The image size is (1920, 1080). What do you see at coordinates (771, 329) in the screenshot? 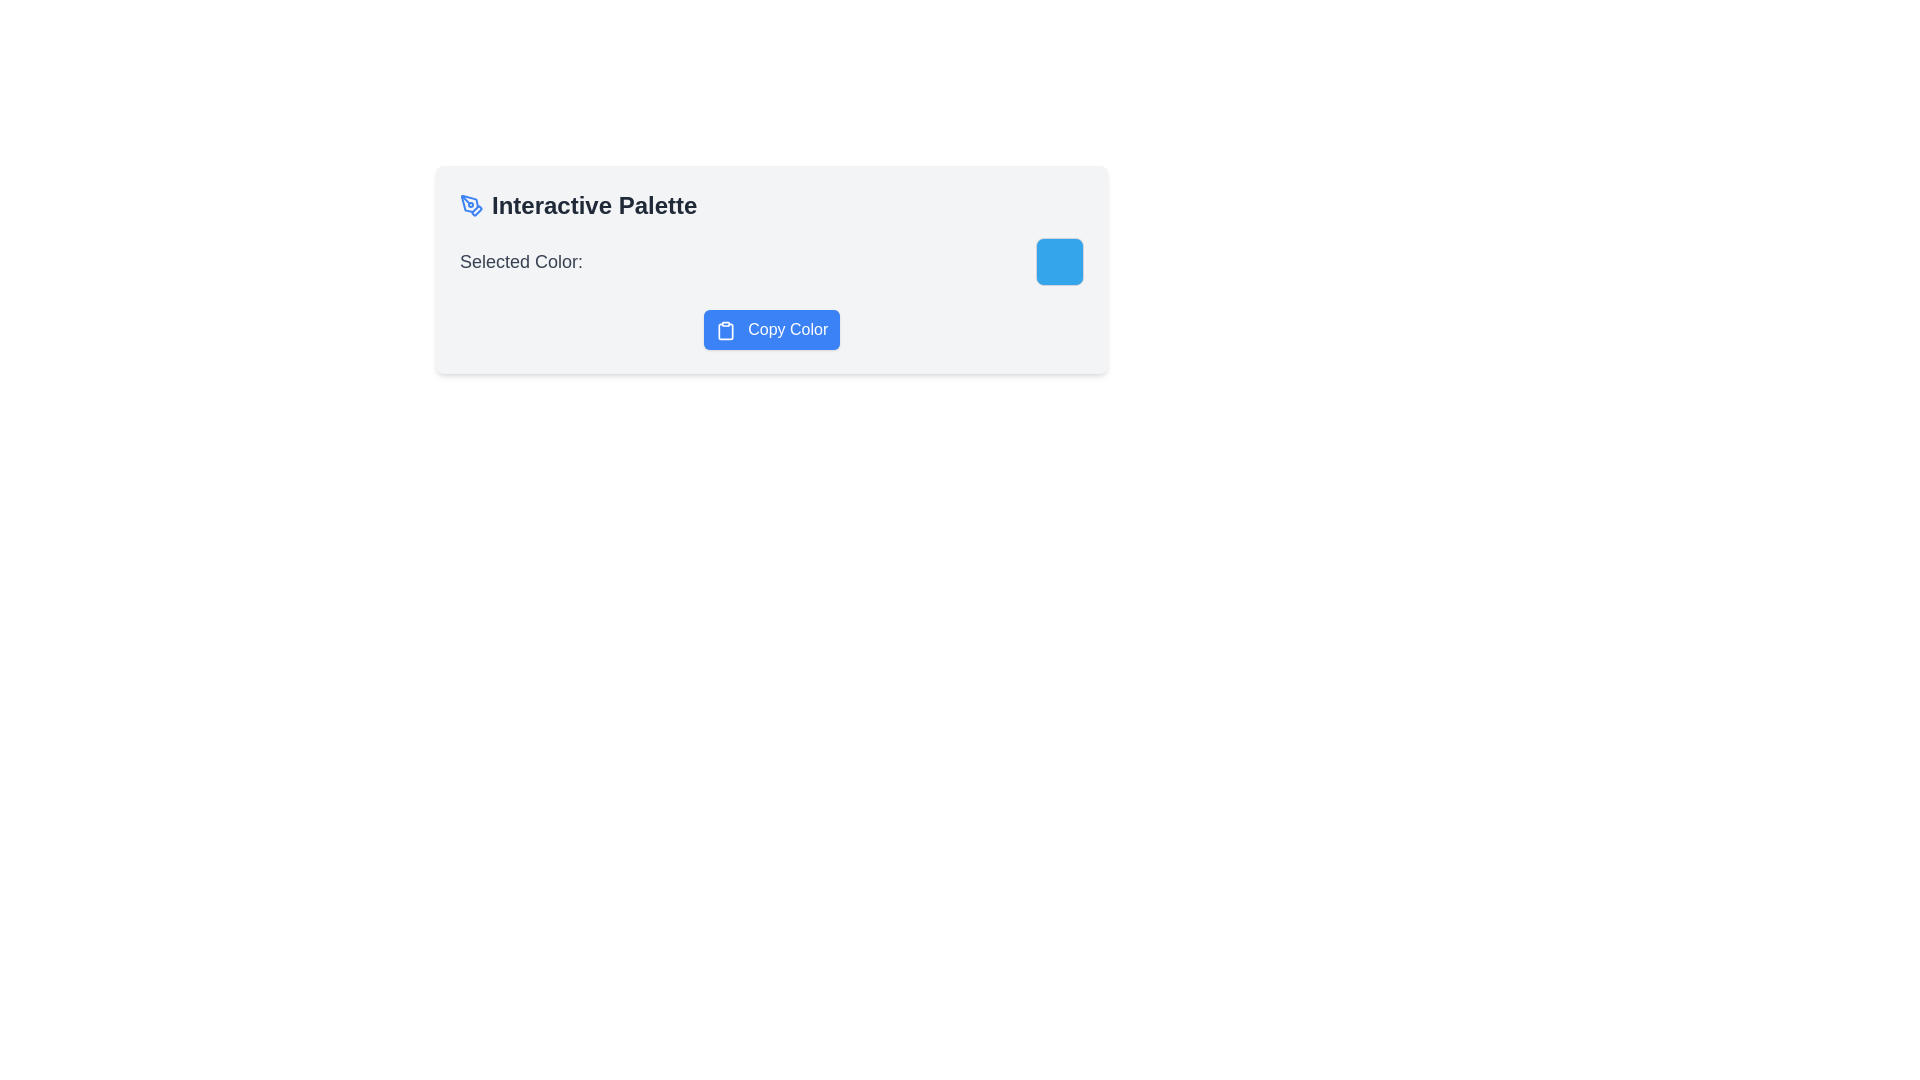
I see `the button that allows the user to copy the currently selected color to the clipboard, positioned below the 'Selected Color:' label and to the left of a blue square` at bounding box center [771, 329].